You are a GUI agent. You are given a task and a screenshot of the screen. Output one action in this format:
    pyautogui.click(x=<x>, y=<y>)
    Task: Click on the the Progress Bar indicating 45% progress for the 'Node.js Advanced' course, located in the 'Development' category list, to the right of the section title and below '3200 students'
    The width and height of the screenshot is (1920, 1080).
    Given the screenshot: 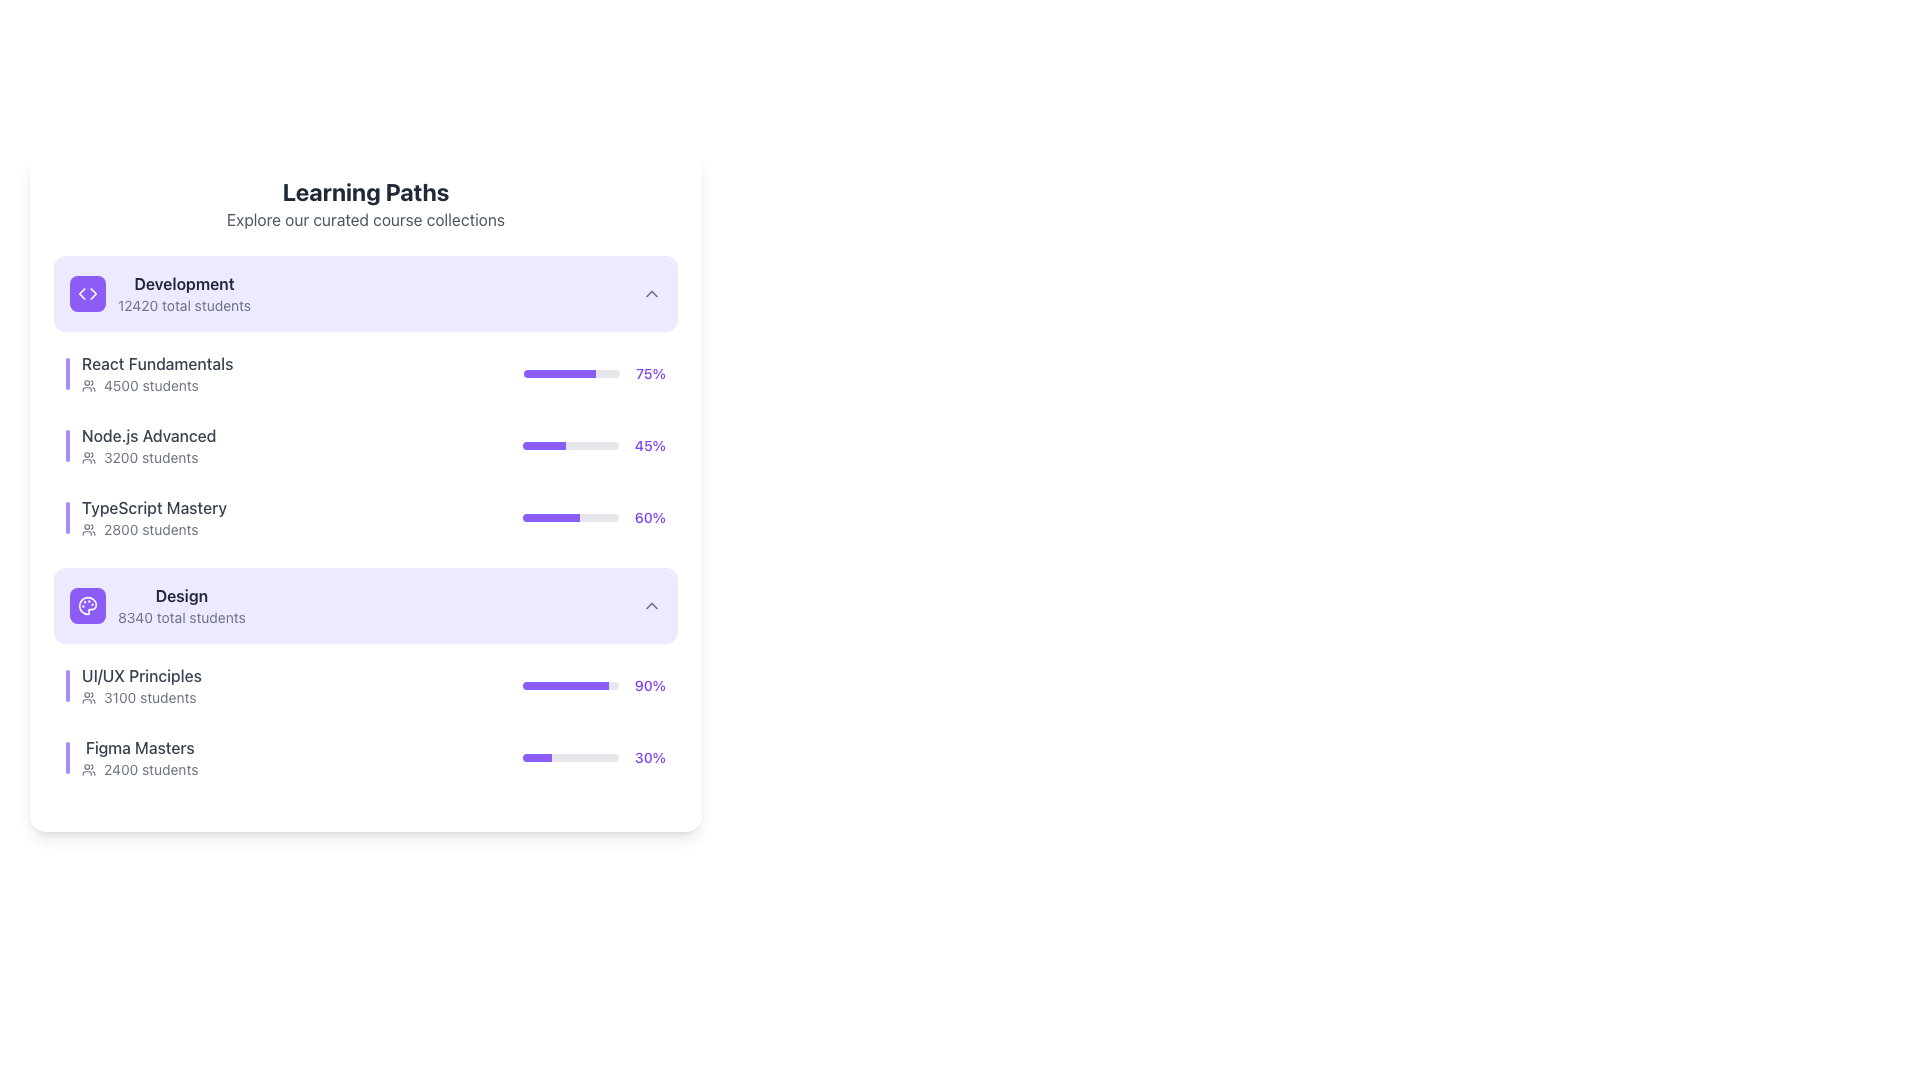 What is the action you would take?
    pyautogui.click(x=569, y=445)
    